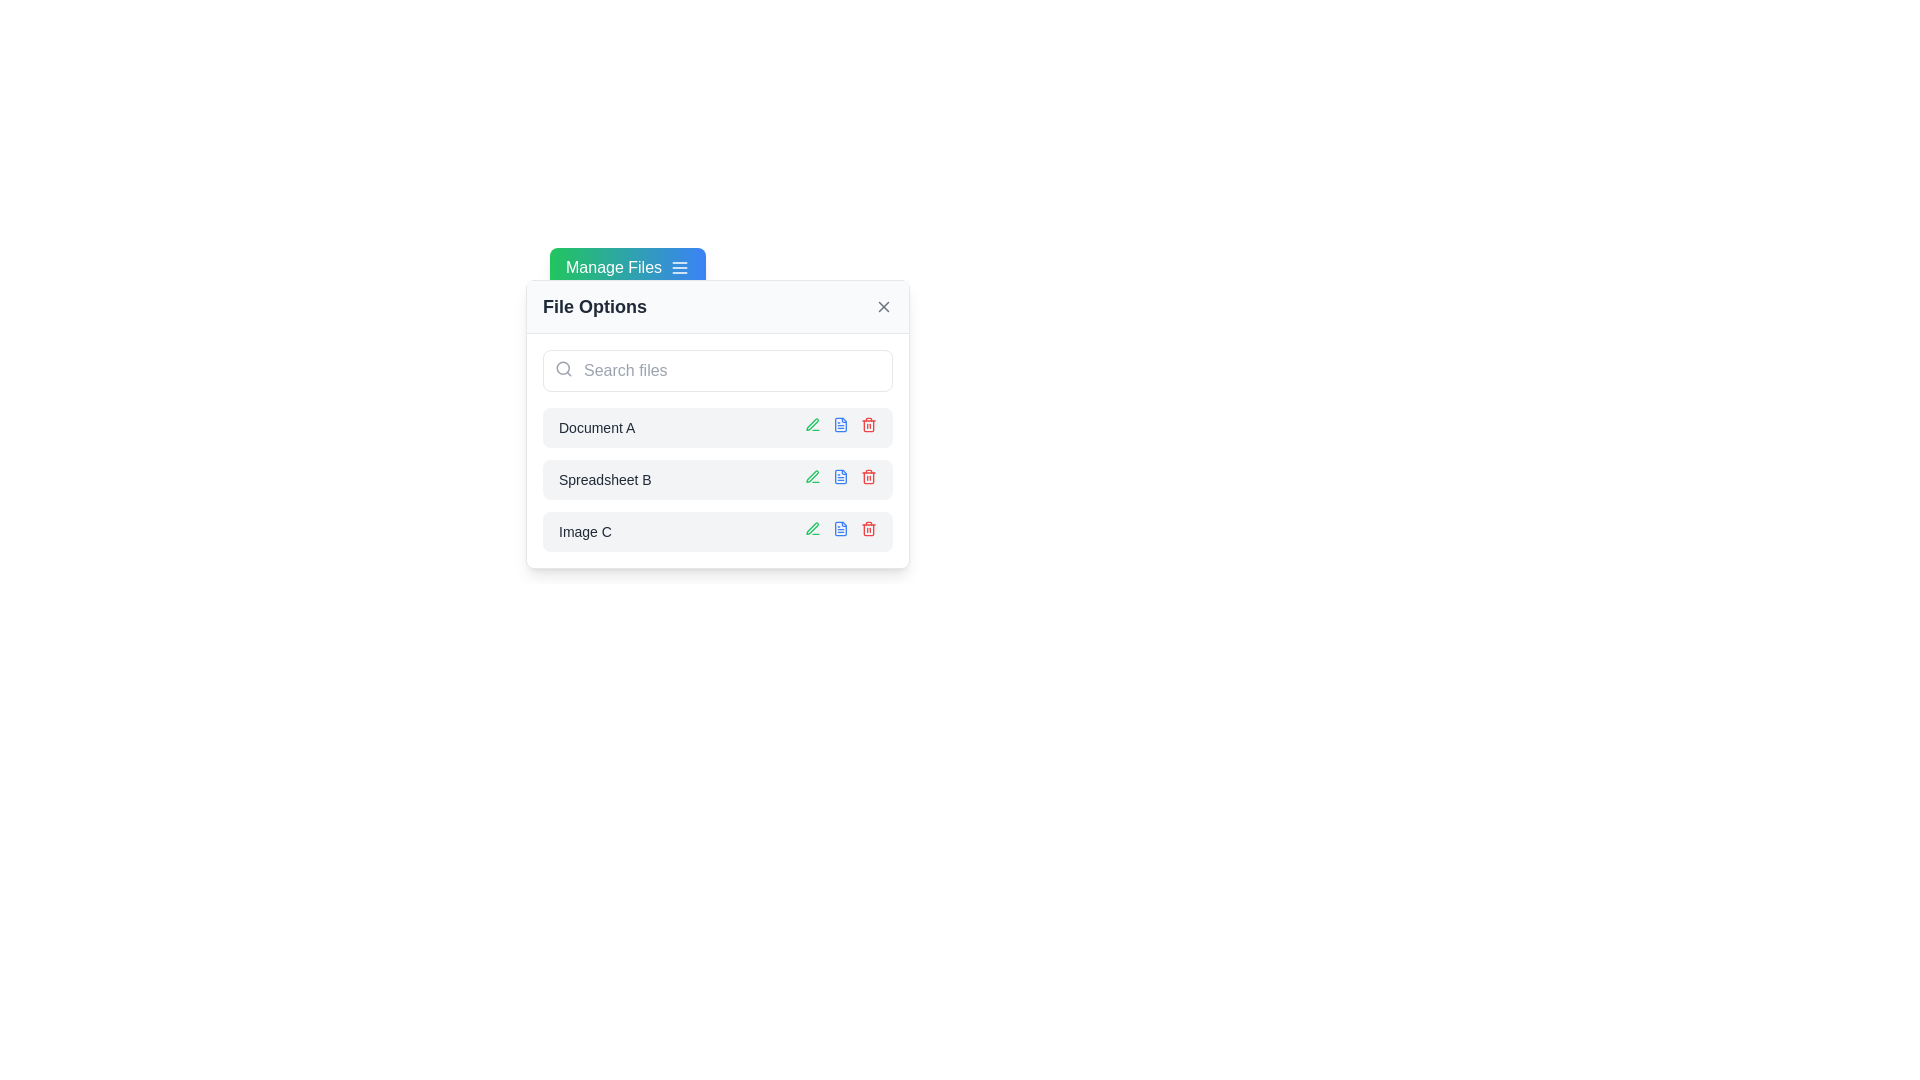  I want to click on the blue icon button representing a file or document, so click(840, 423).